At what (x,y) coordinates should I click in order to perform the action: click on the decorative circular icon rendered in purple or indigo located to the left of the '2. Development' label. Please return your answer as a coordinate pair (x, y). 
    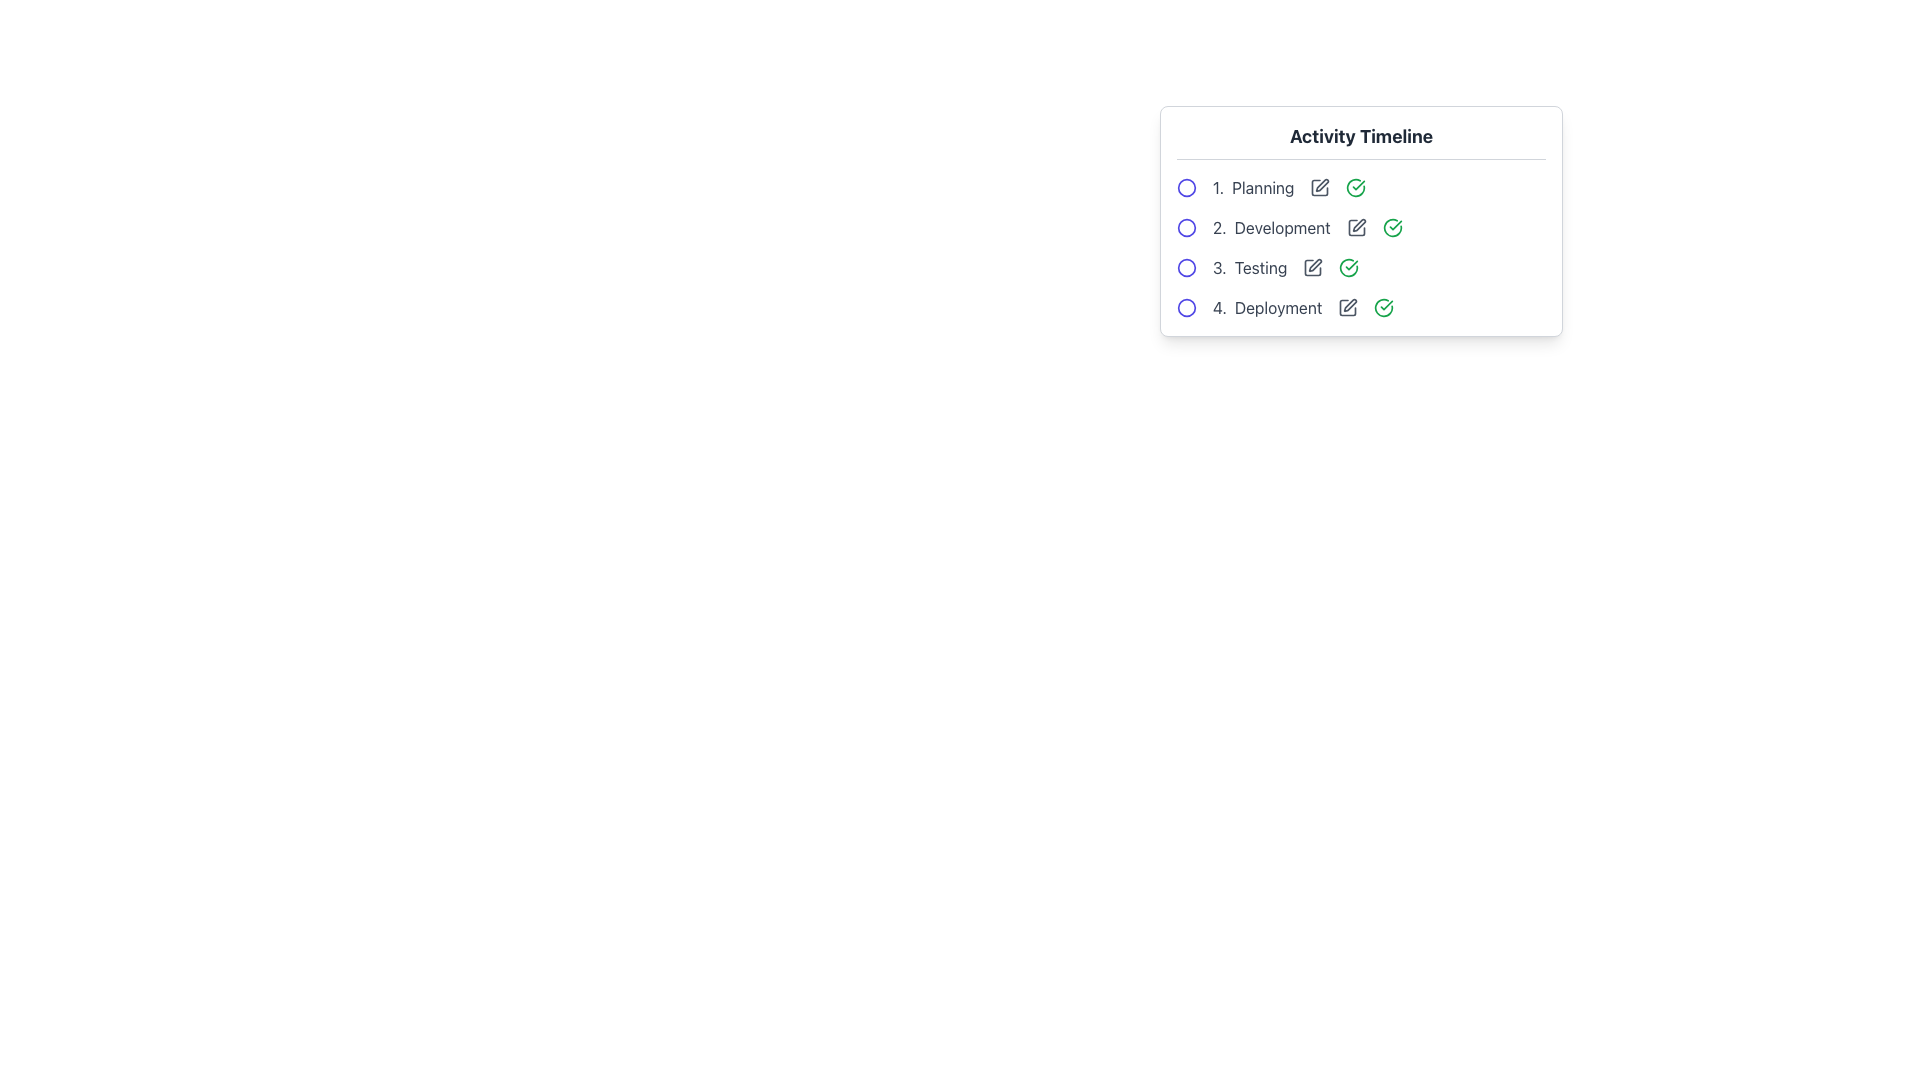
    Looking at the image, I should click on (1186, 226).